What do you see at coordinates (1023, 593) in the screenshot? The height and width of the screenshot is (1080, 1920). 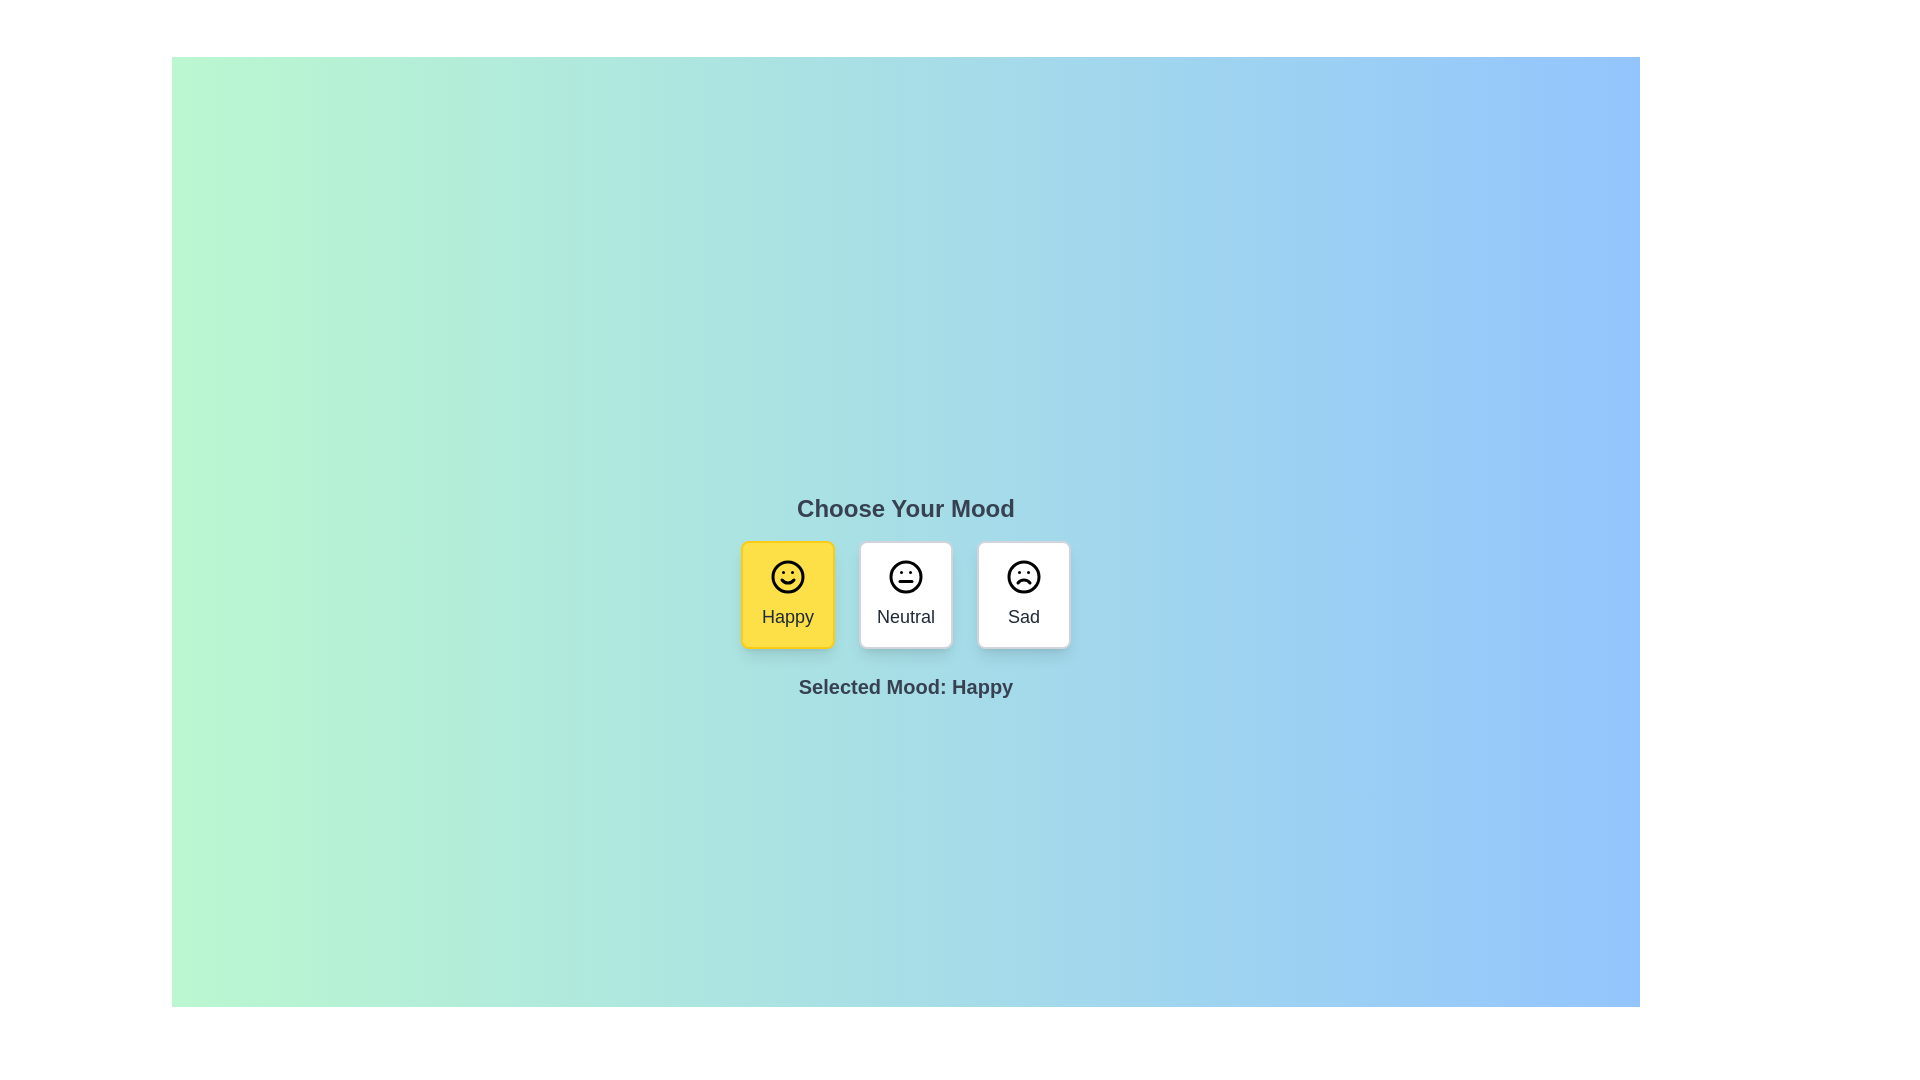 I see `the mood button corresponding to Sad` at bounding box center [1023, 593].